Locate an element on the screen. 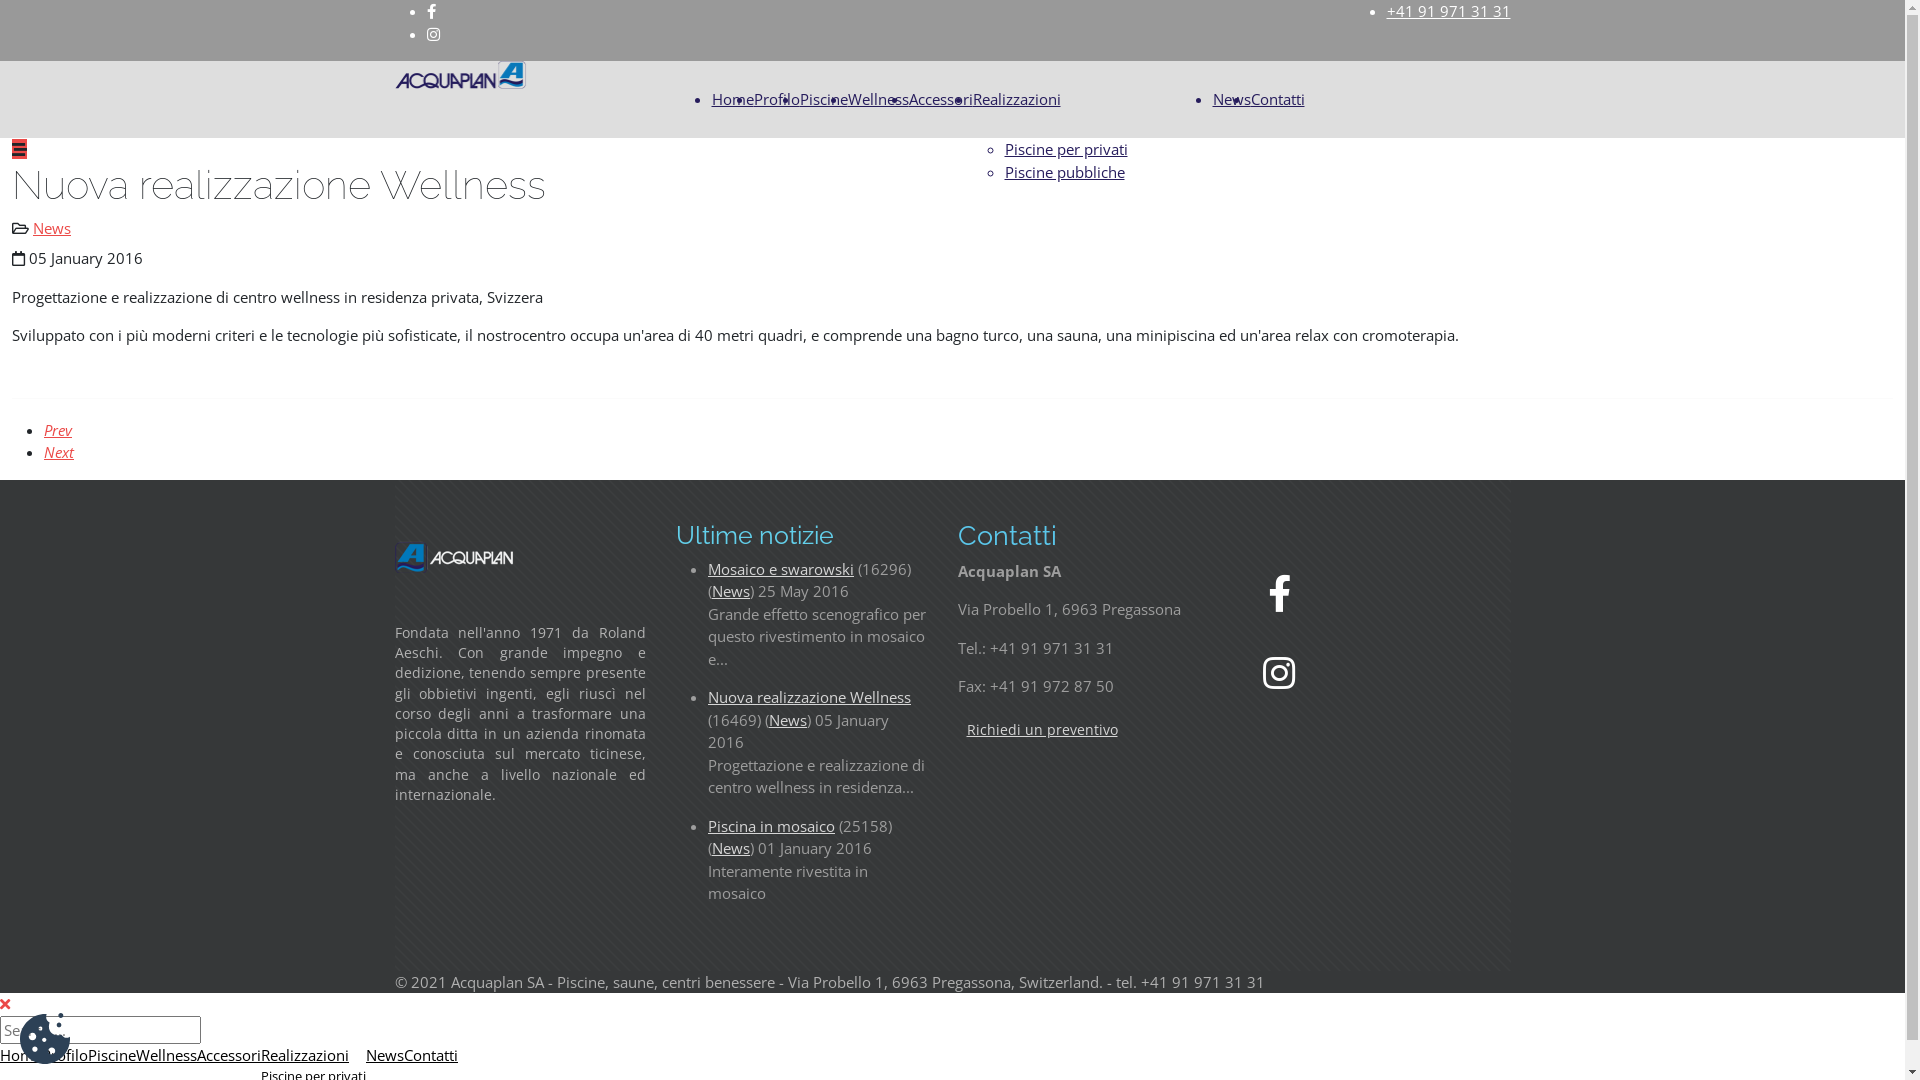 Image resolution: width=1920 pixels, height=1080 pixels. 'Next' is located at coordinates (58, 451).